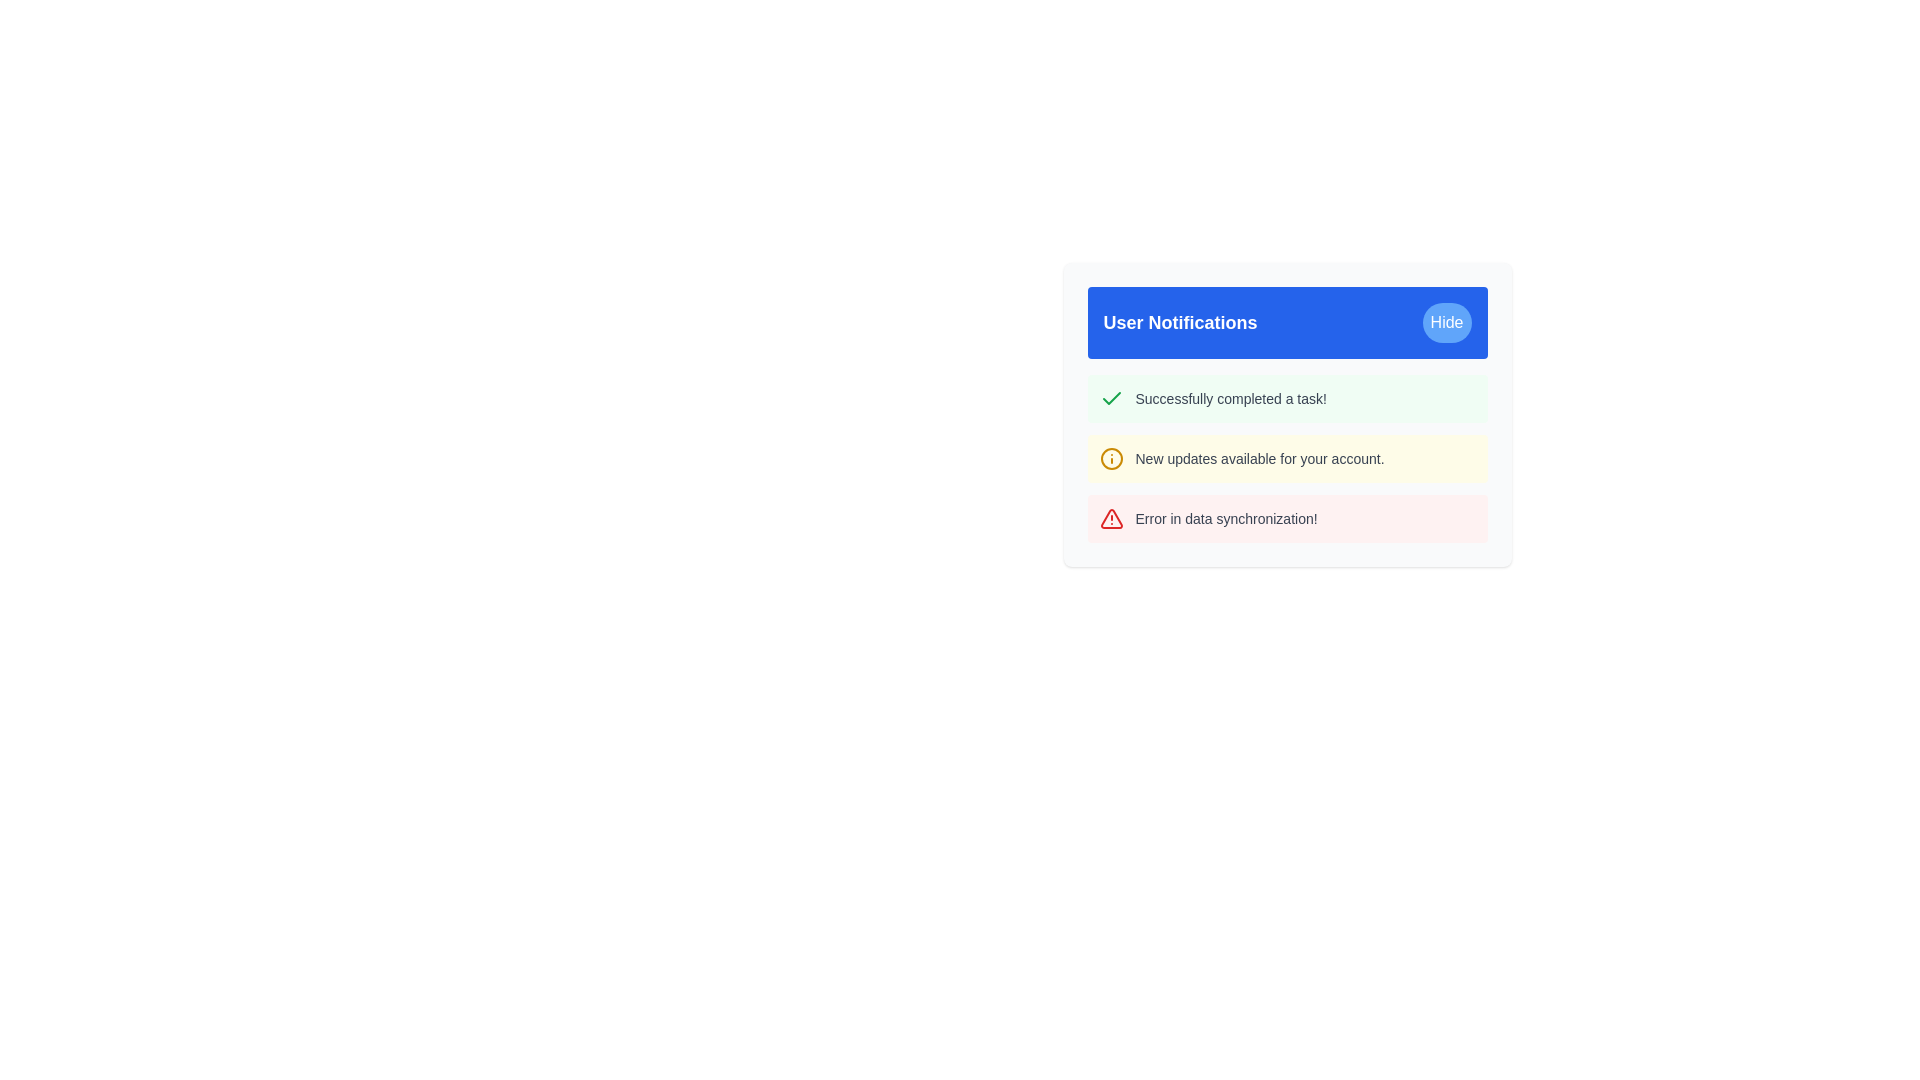 This screenshot has height=1080, width=1920. What do you see at coordinates (1287, 398) in the screenshot?
I see `success message notification located beneath the 'User Notifications' header and above the 'New updates available for your account' notification` at bounding box center [1287, 398].